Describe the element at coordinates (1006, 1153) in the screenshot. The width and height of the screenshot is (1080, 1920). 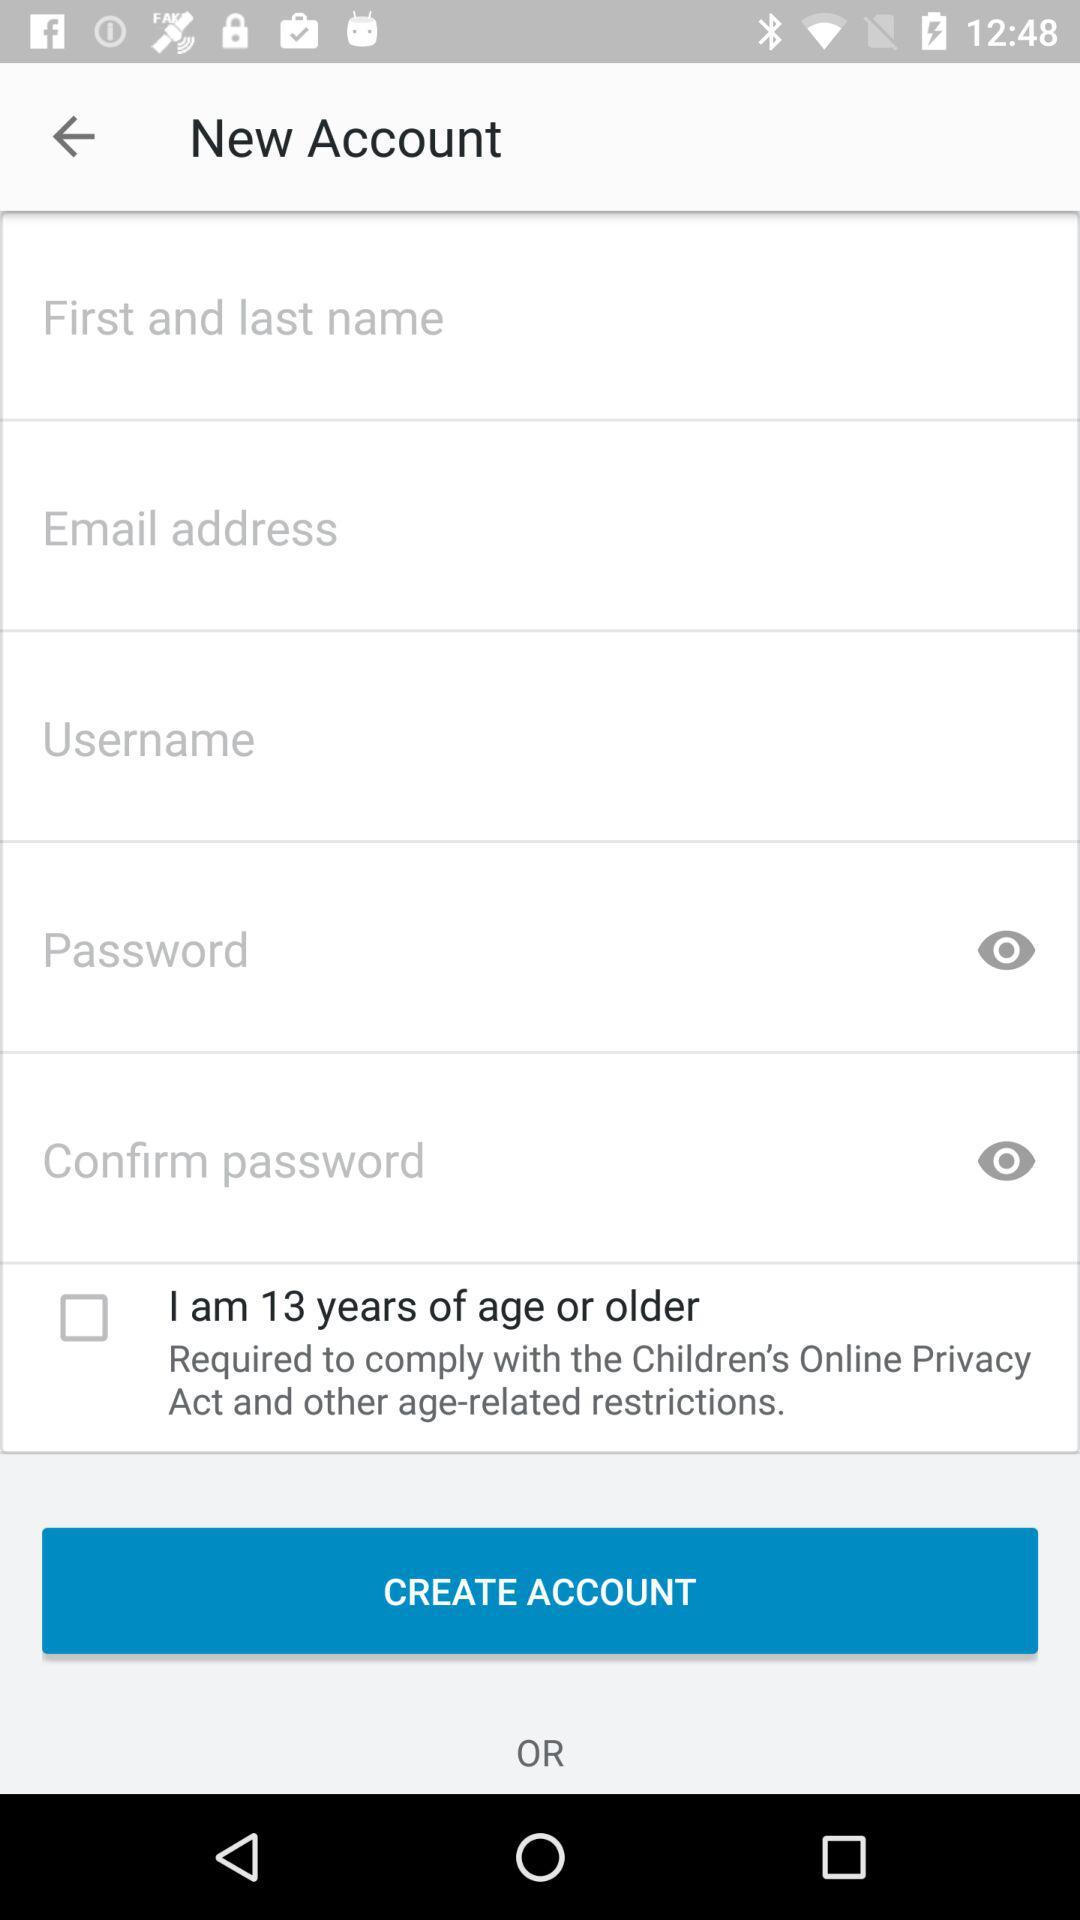
I see `show password` at that location.